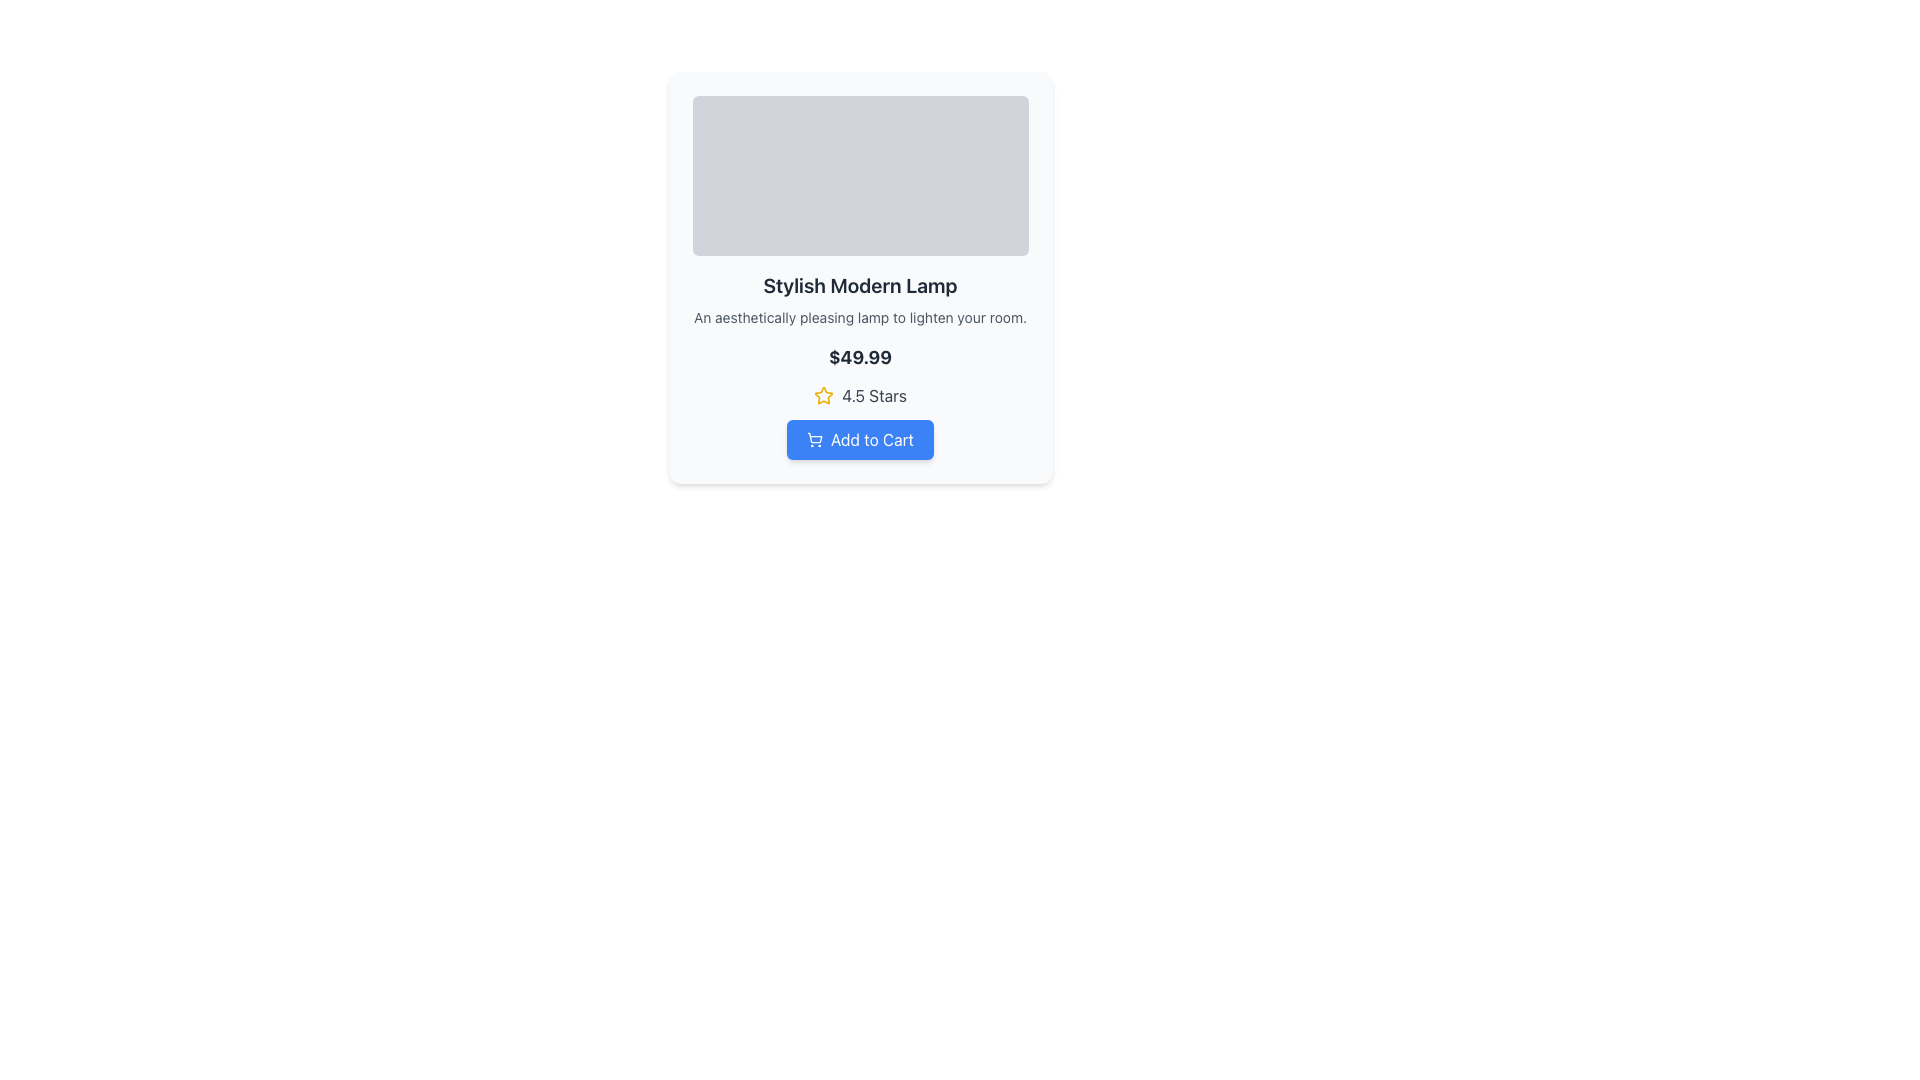 The height and width of the screenshot is (1080, 1920). Describe the element at coordinates (815, 438) in the screenshot. I see `the shopping cart icon contained within the 'Add to Cart' button located at the bottom of the product card` at that location.